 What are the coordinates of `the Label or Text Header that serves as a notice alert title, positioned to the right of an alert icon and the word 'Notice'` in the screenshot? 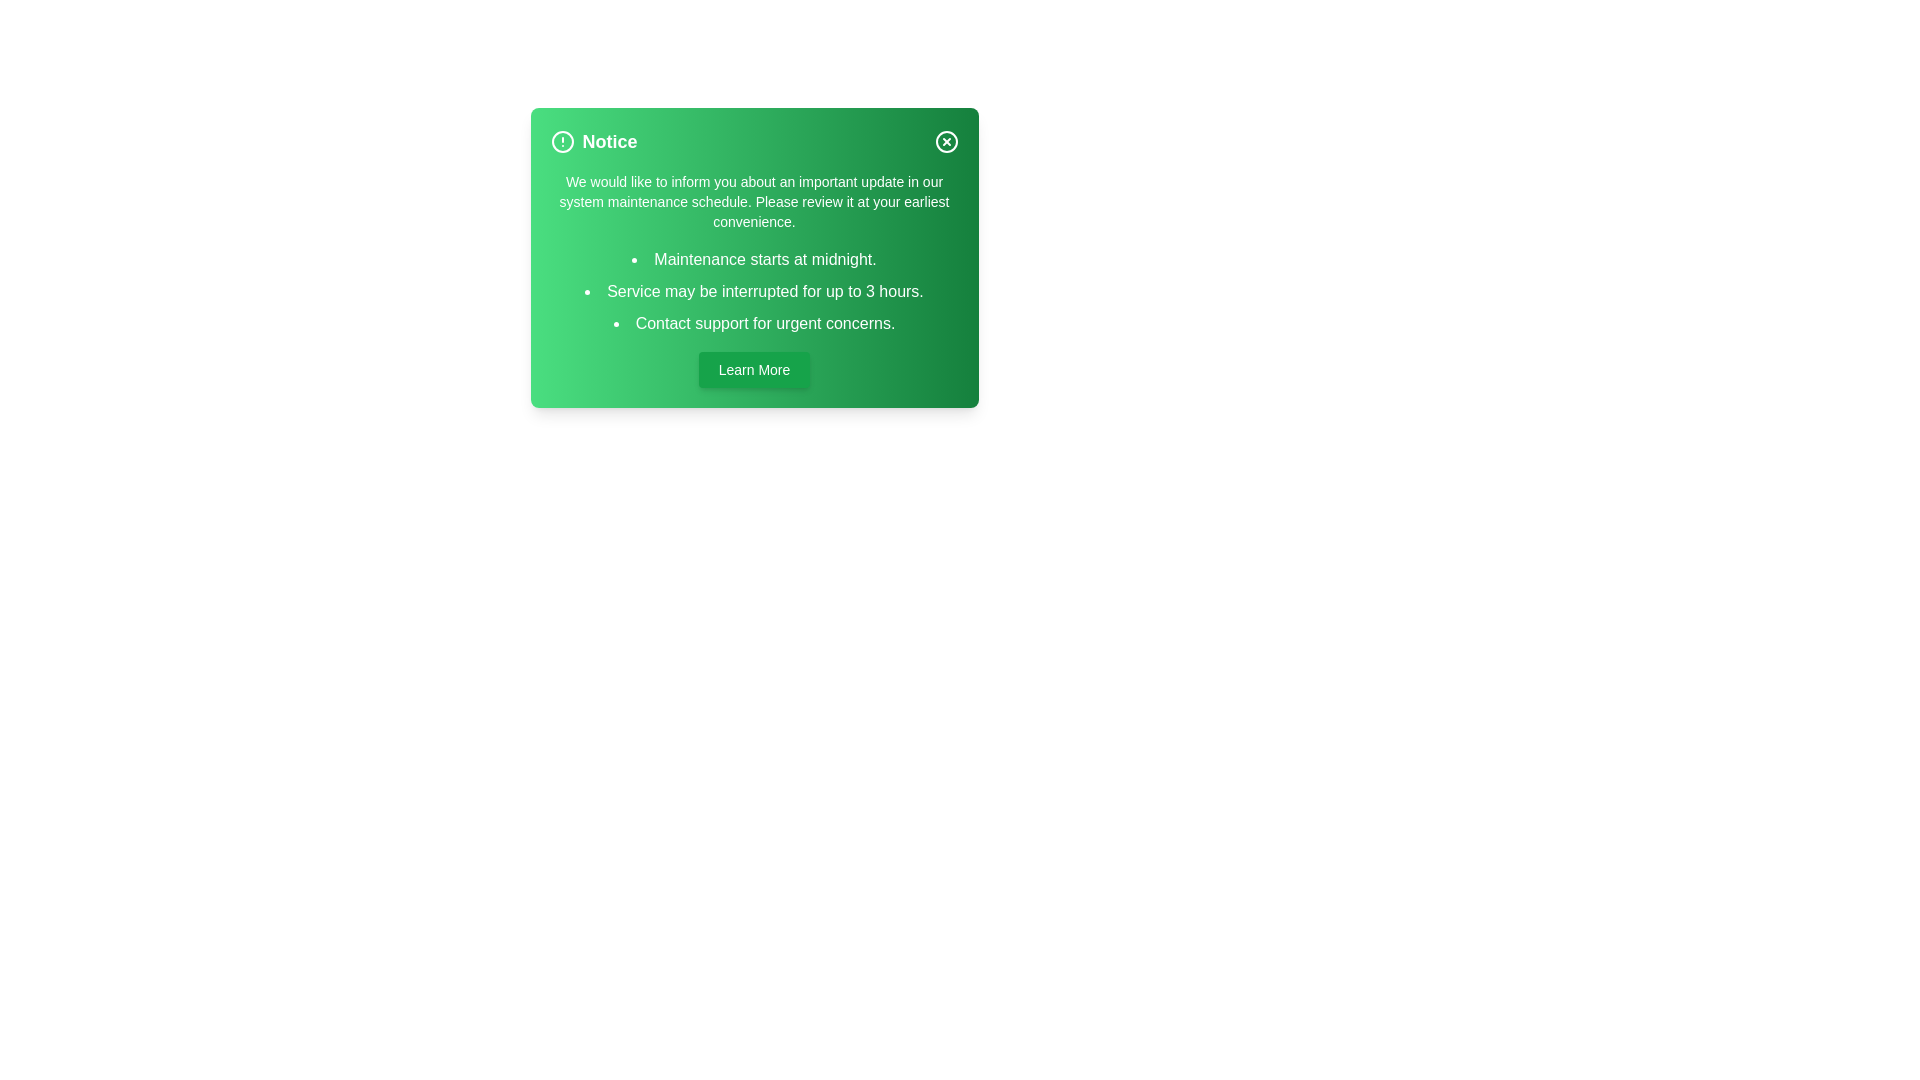 It's located at (593, 141).